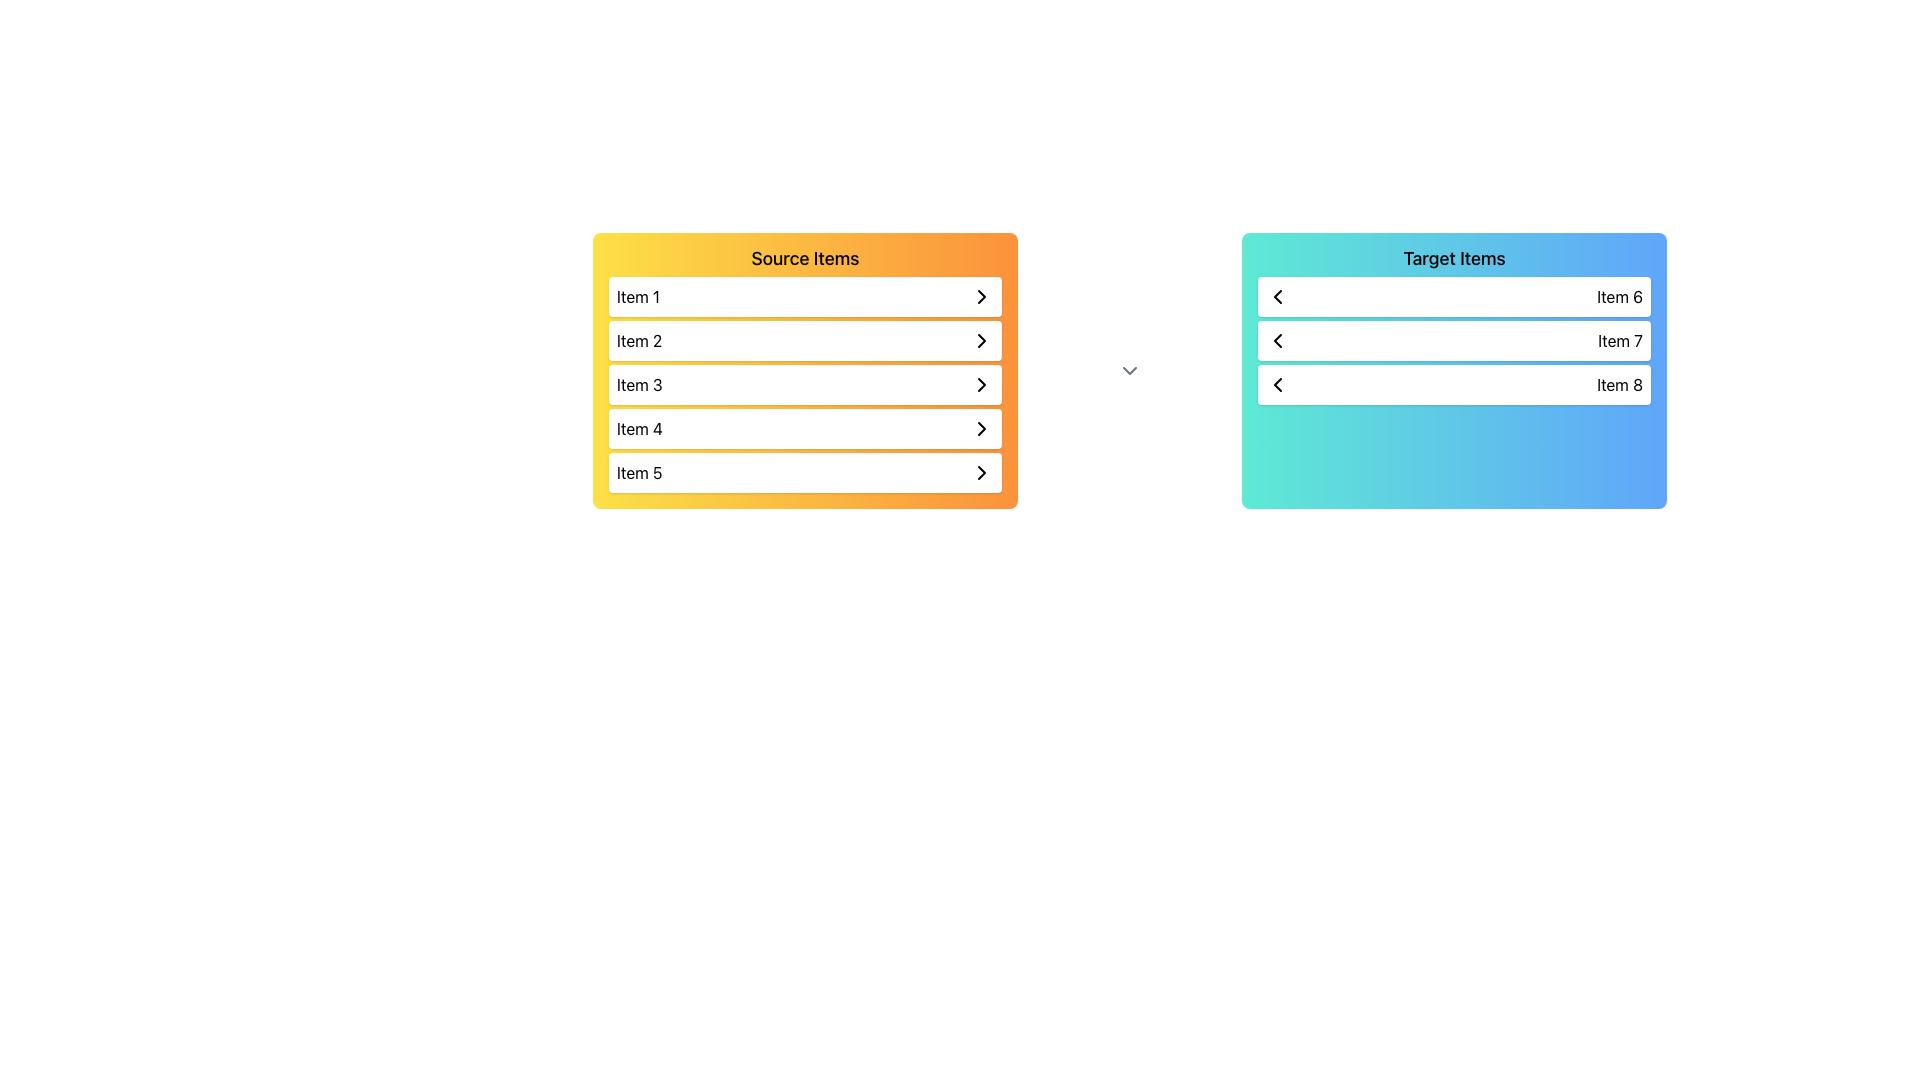 This screenshot has height=1080, width=1920. Describe the element at coordinates (805, 297) in the screenshot. I see `the first list item labeled 'Item 1' in the 'Source Items' section` at that location.